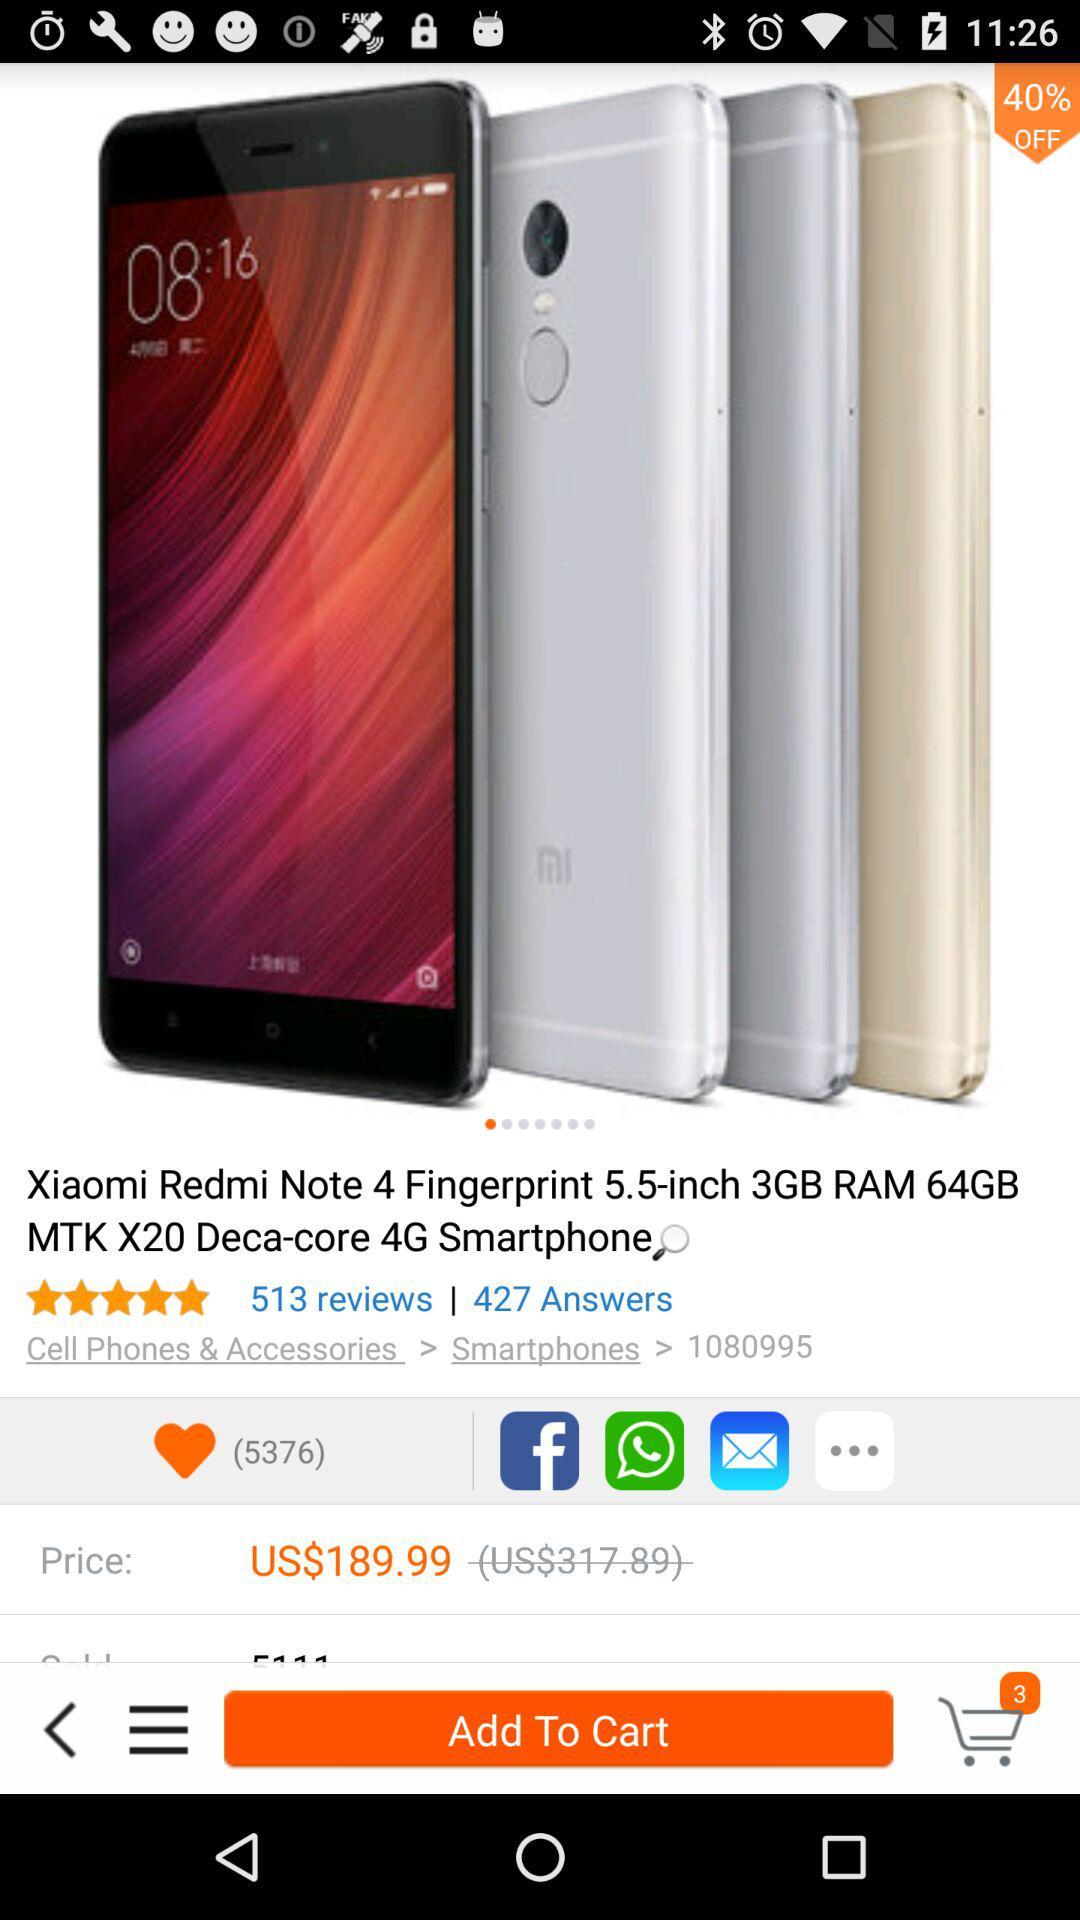 The image size is (1080, 1920). Describe the element at coordinates (540, 602) in the screenshot. I see `the item above loading...` at that location.